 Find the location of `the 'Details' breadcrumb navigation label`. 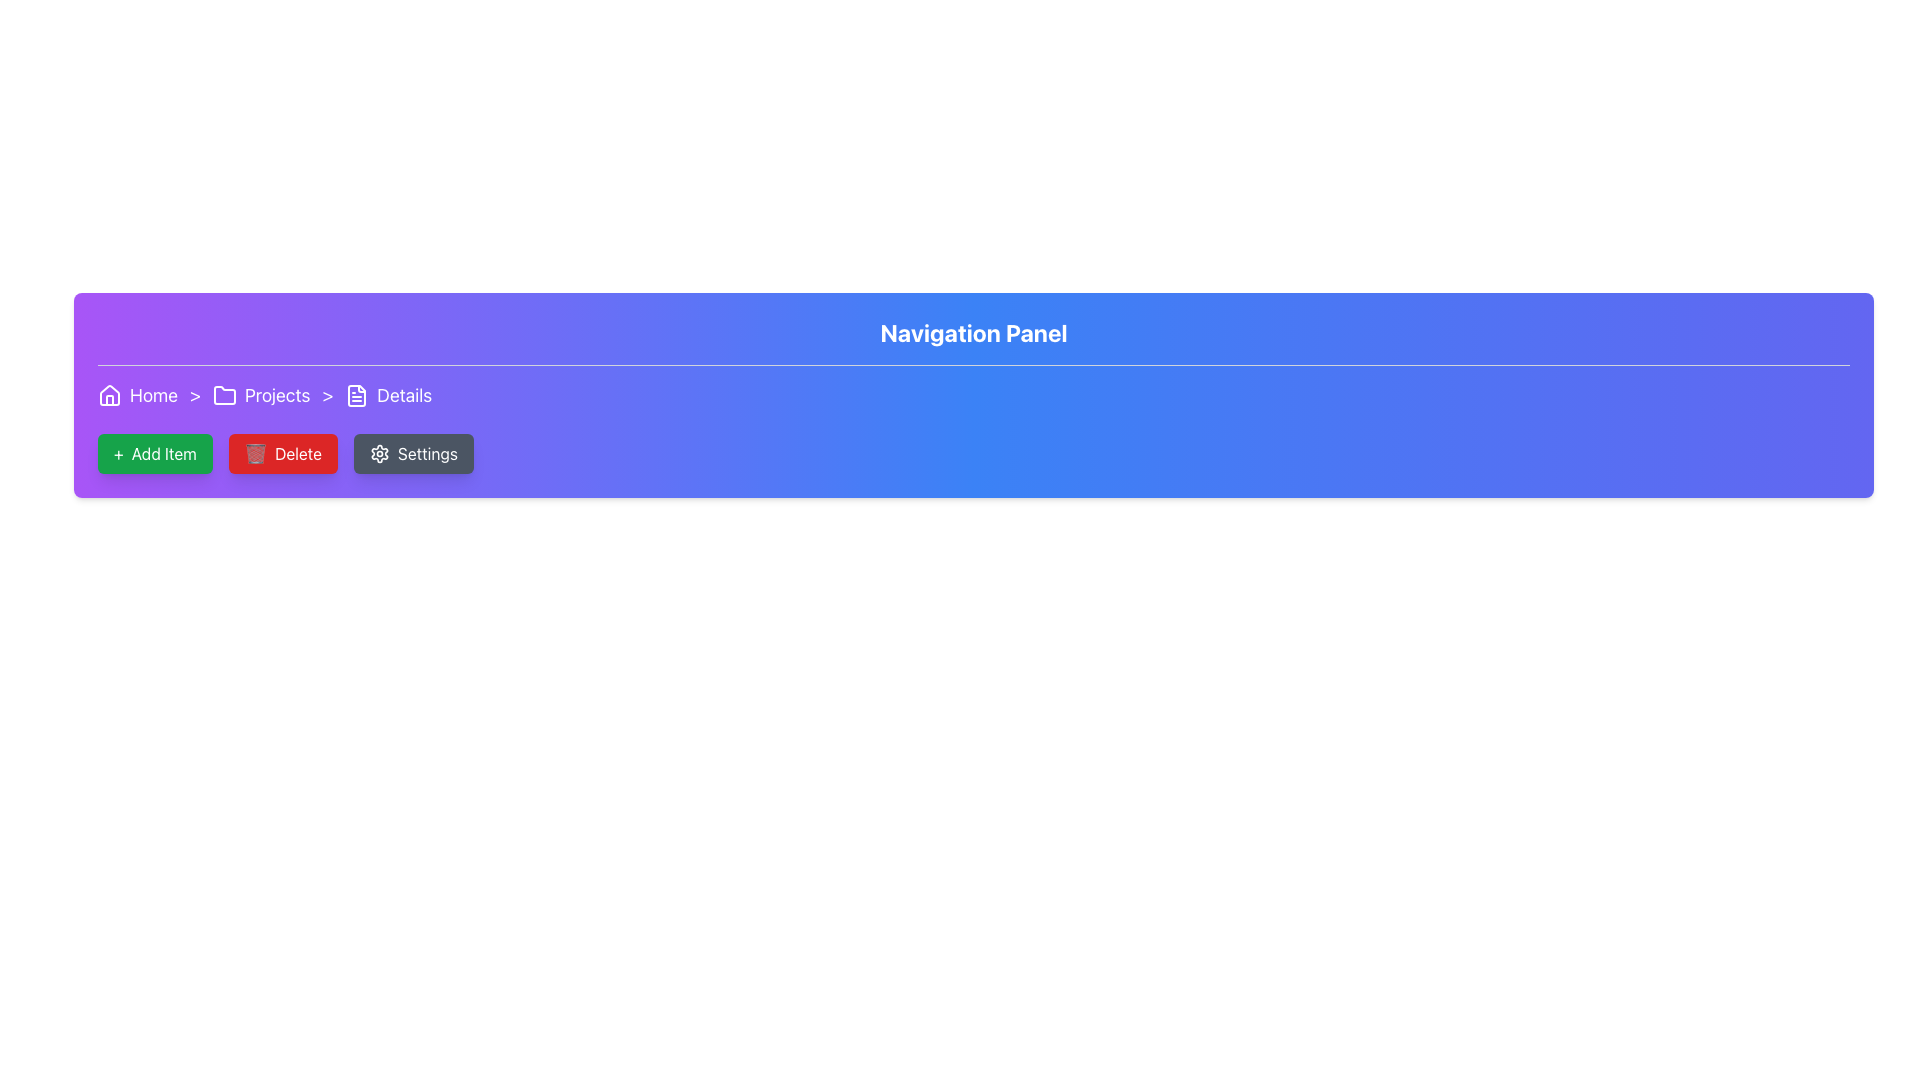

the 'Details' breadcrumb navigation label is located at coordinates (403, 396).